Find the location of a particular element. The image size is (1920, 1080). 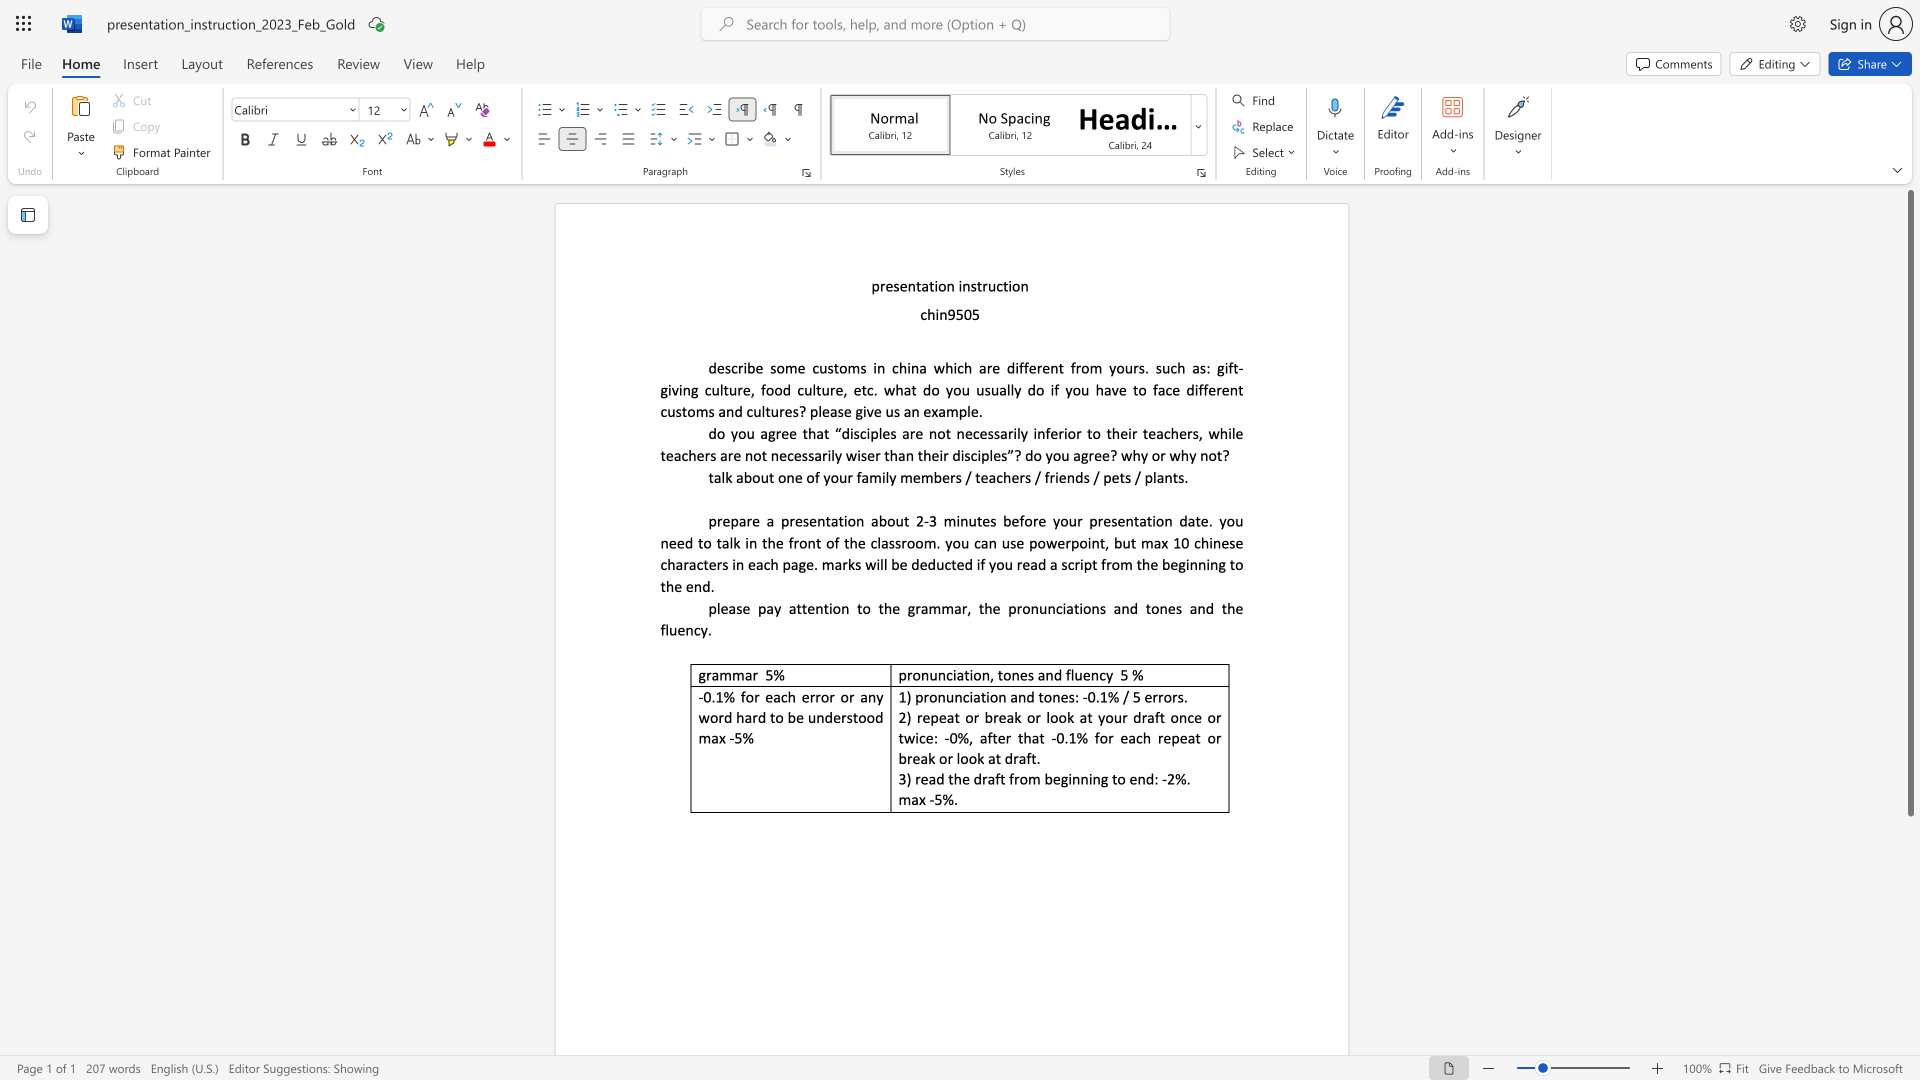

the scrollbar to slide the page down is located at coordinates (1909, 898).